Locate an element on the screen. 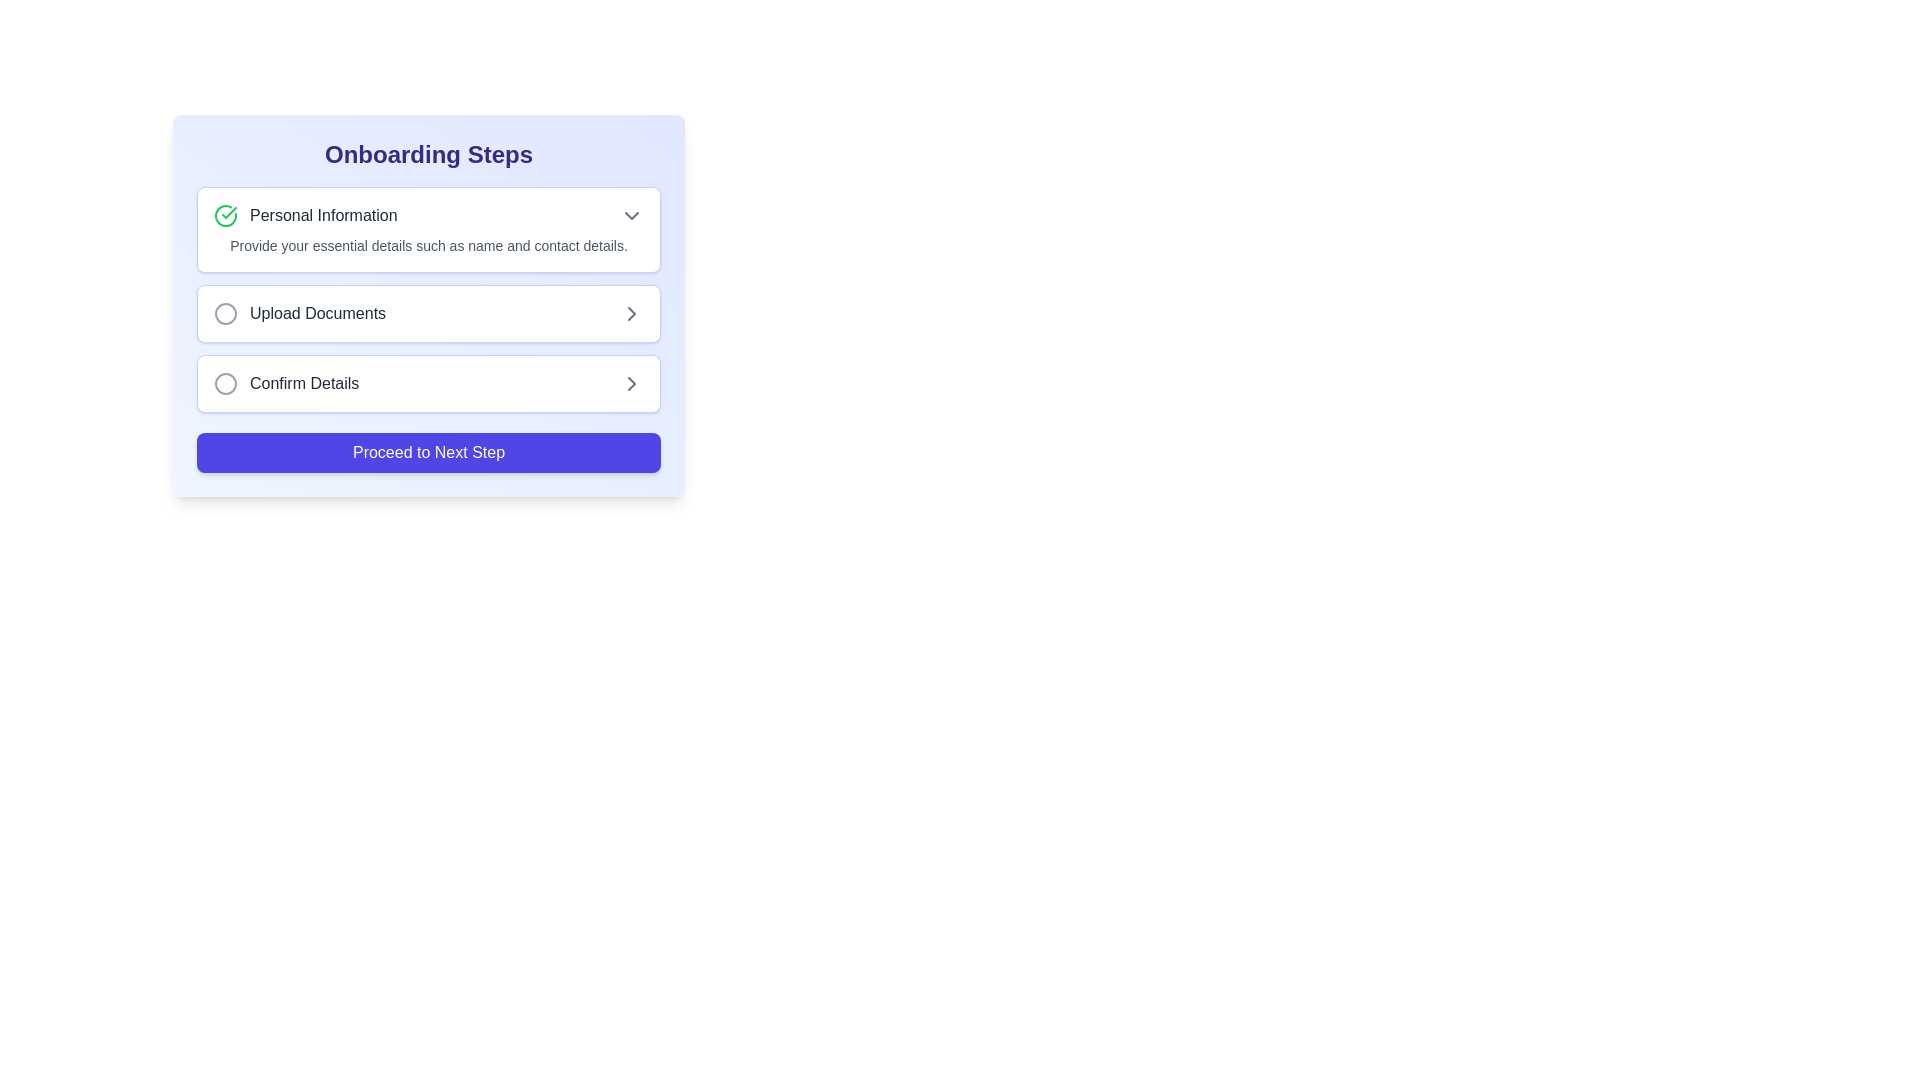  the chevron icon located at the far-right side of the 'Upload Documents' section to proceed or expand the section is located at coordinates (631, 313).